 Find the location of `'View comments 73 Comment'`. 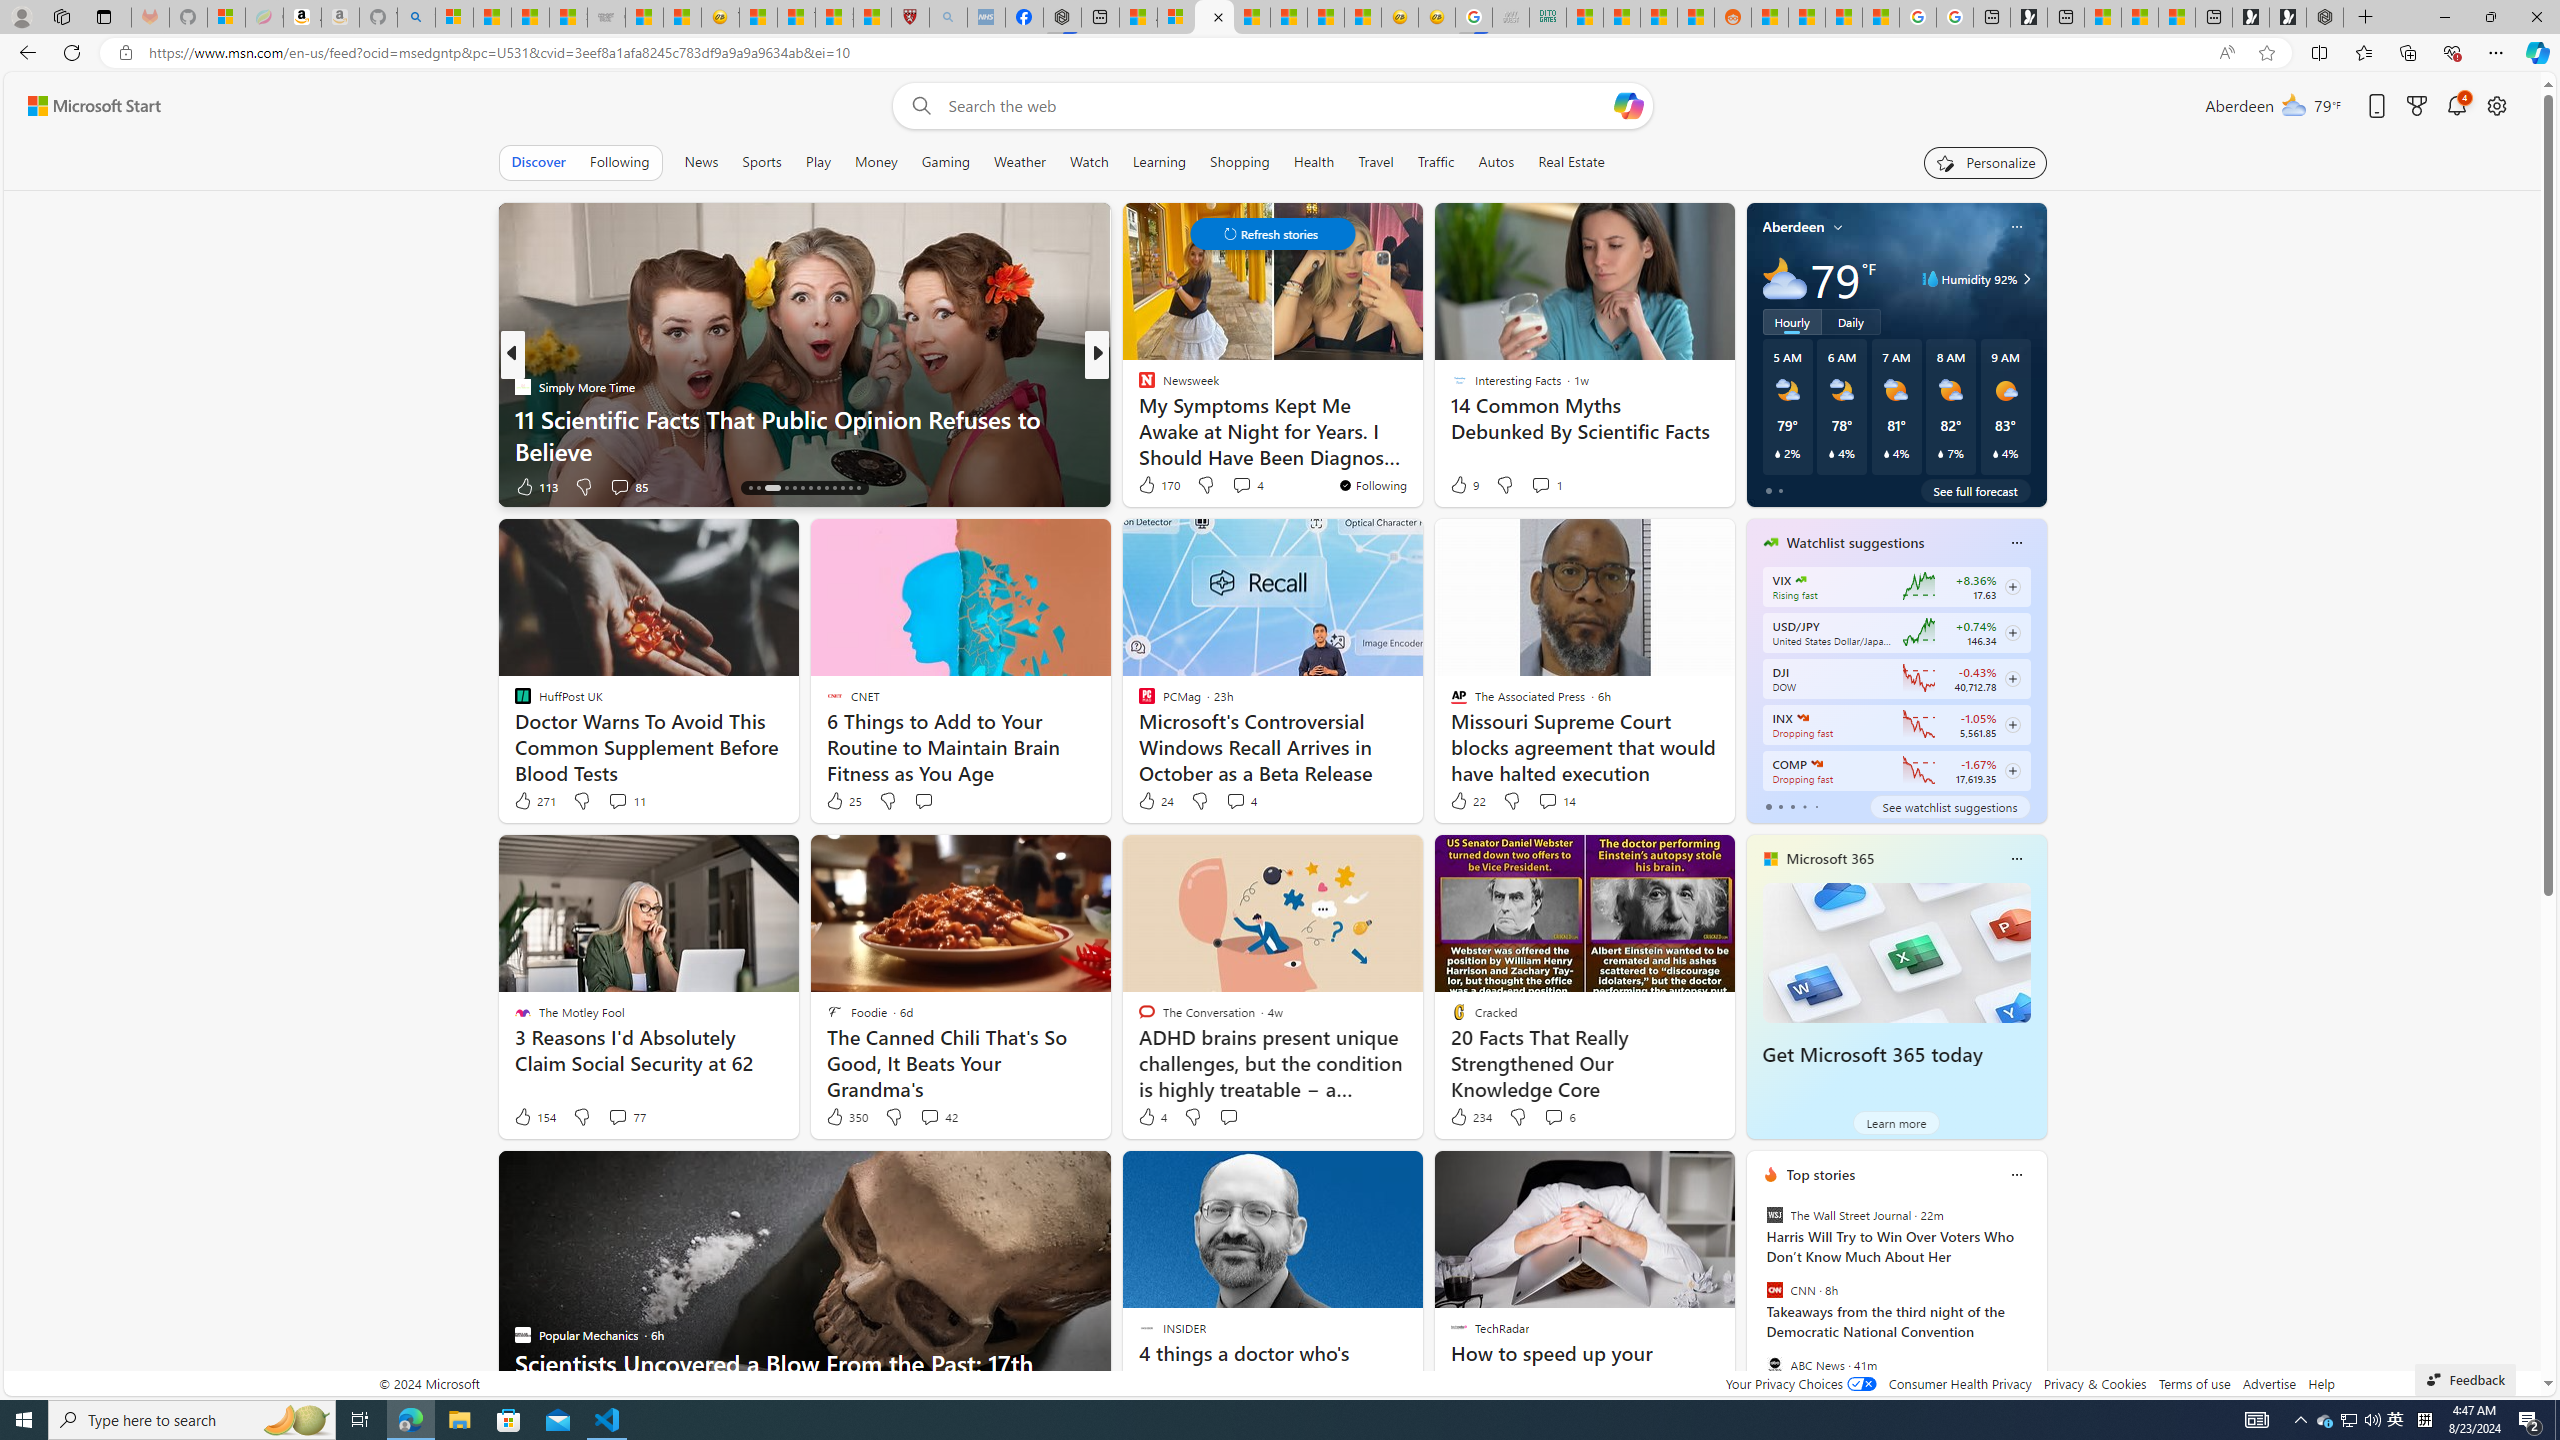

'View comments 73 Comment' is located at coordinates (1235, 486).